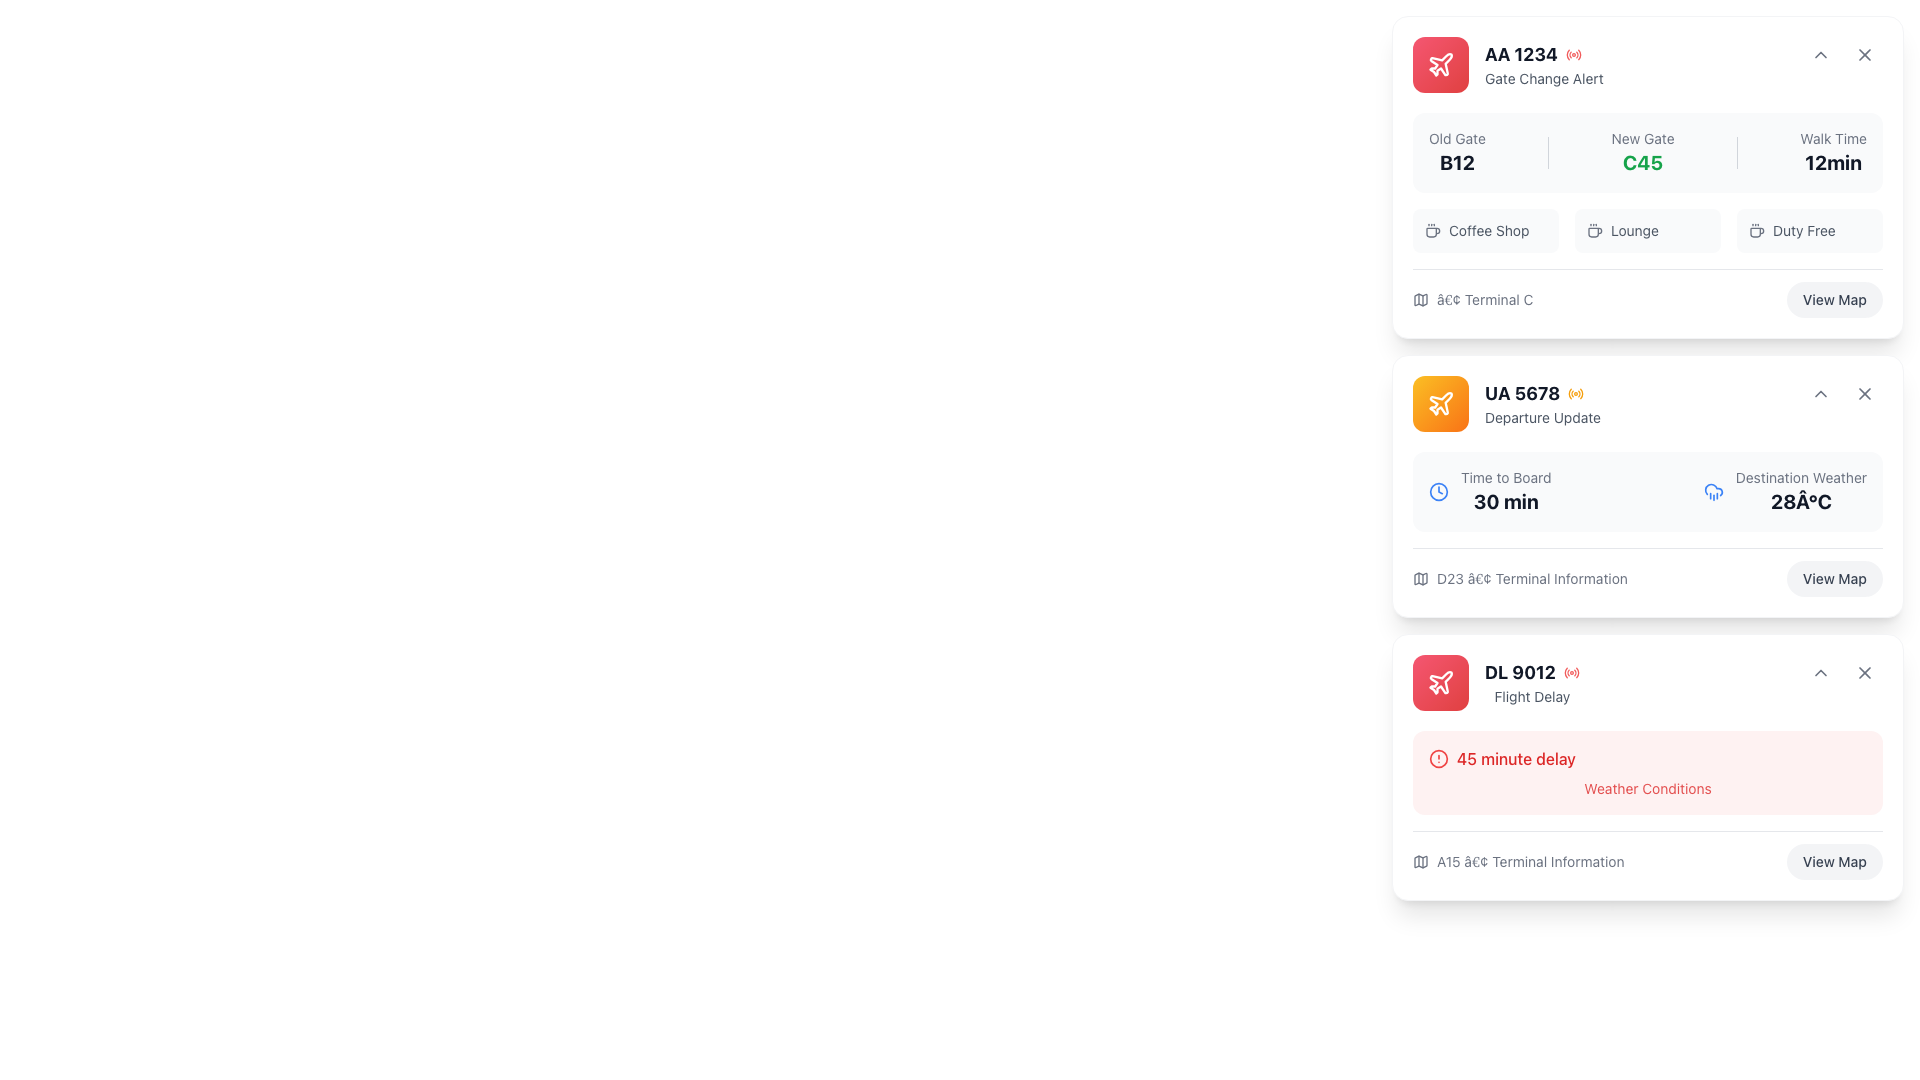 This screenshot has width=1920, height=1080. What do you see at coordinates (1593, 230) in the screenshot?
I see `the lounge service icon` at bounding box center [1593, 230].